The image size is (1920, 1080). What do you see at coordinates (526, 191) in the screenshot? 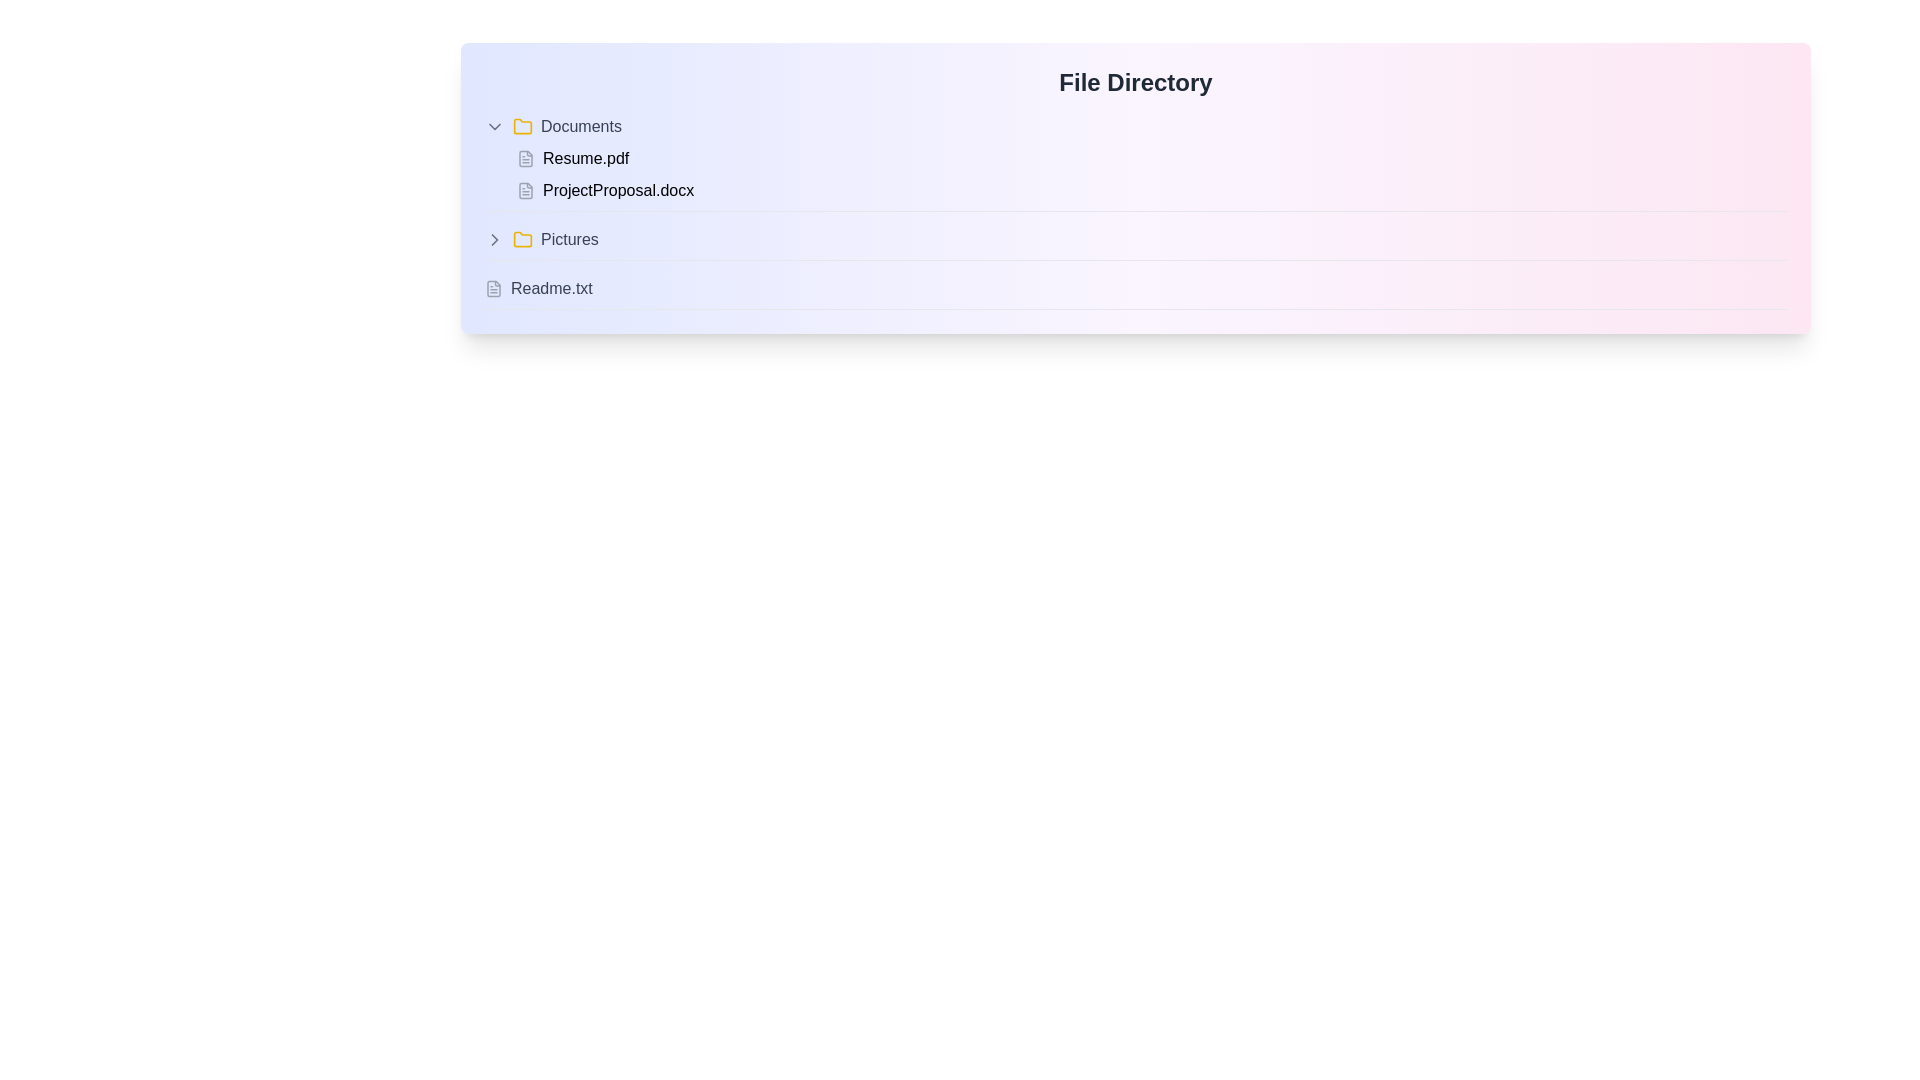
I see `the file icon representing 'ProjectProposal.docx', located next to the text label in the File Directory list` at bounding box center [526, 191].